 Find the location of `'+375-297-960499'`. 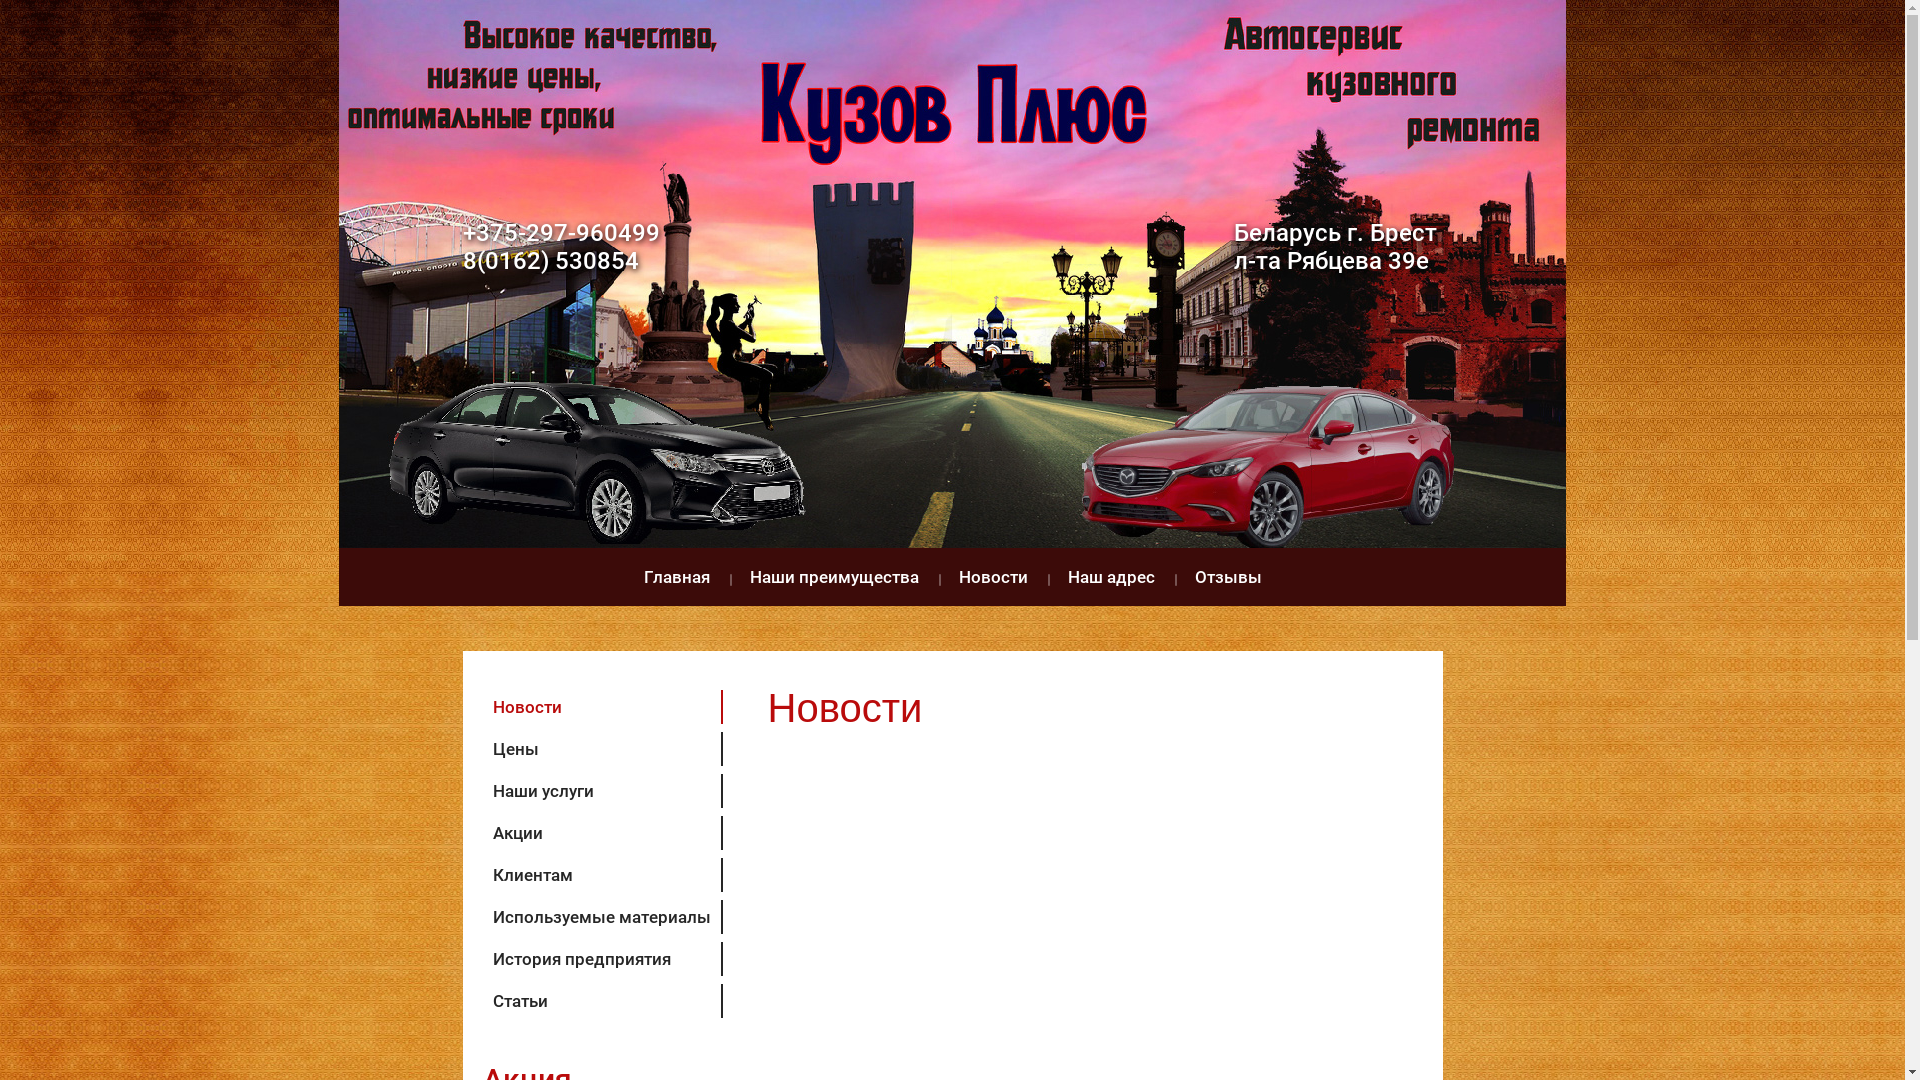

'+375-297-960499' is located at coordinates (560, 231).